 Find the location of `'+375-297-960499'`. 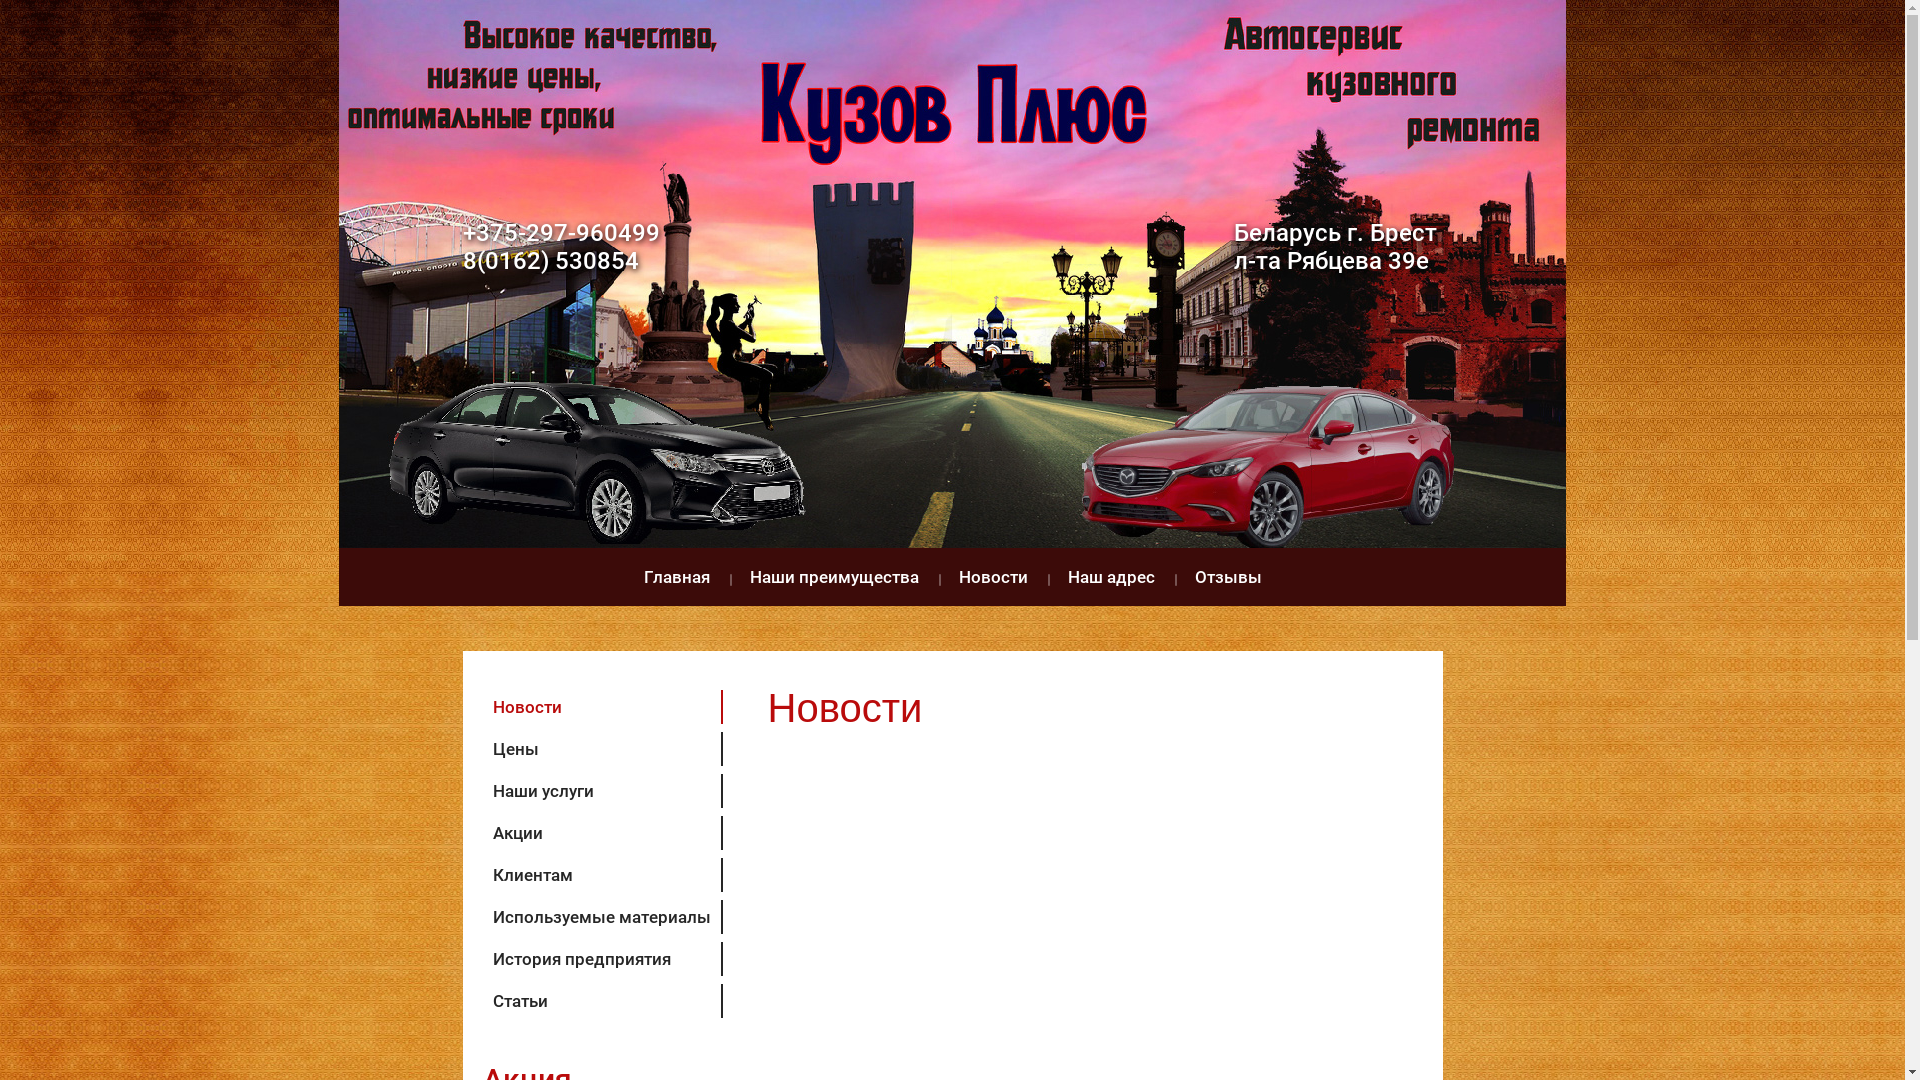

'+375-297-960499' is located at coordinates (560, 231).